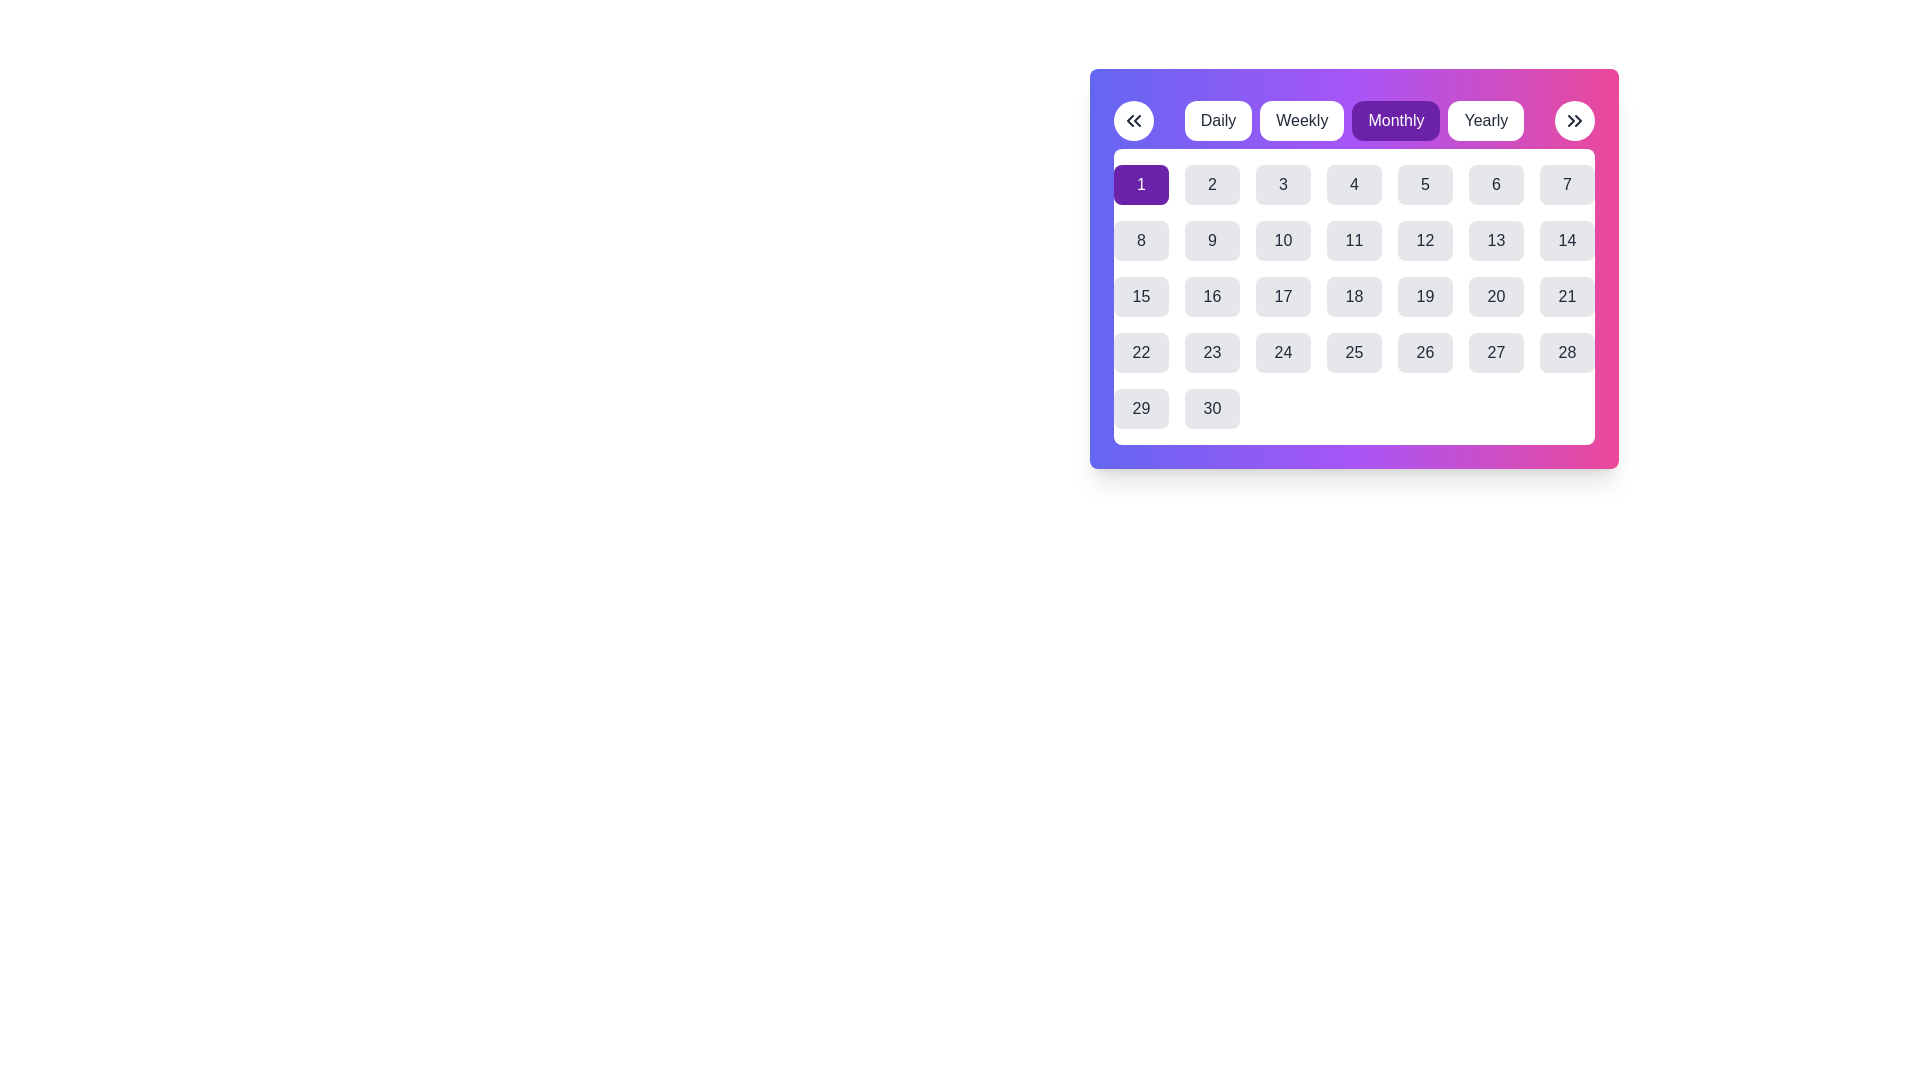 This screenshot has width=1920, height=1080. I want to click on the button labeled '5' in the calendar grid, so click(1424, 185).